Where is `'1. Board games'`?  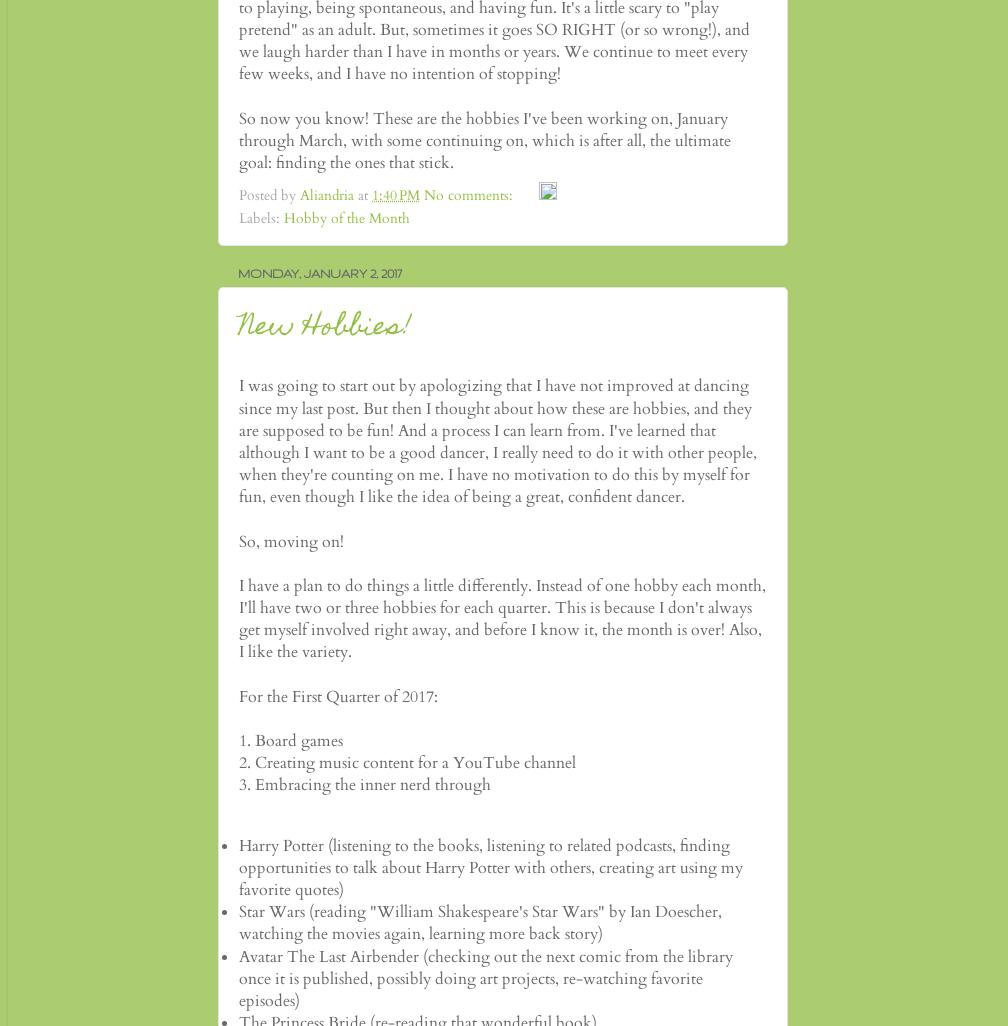
'1. Board games' is located at coordinates (291, 740).